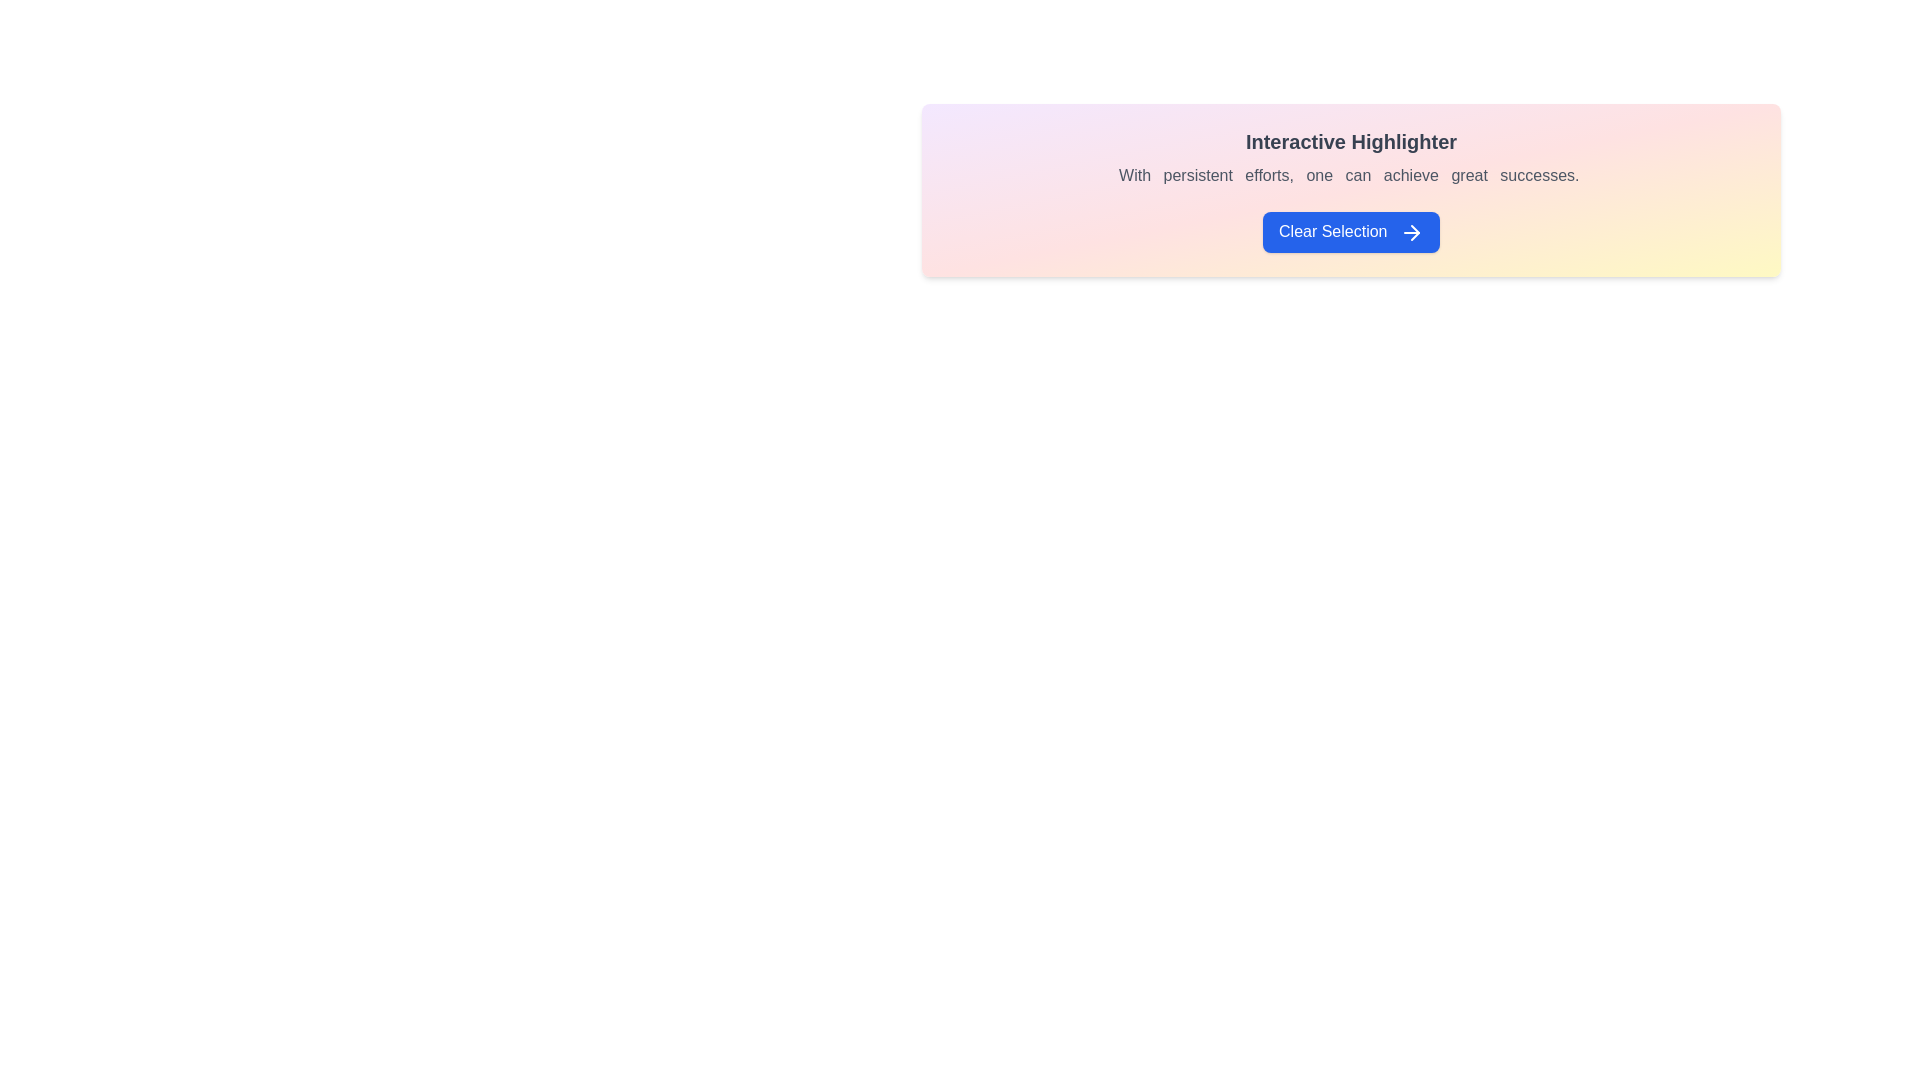 The image size is (1920, 1080). Describe the element at coordinates (1351, 231) in the screenshot. I see `the blue button labeled 'Clear Selection'` at that location.